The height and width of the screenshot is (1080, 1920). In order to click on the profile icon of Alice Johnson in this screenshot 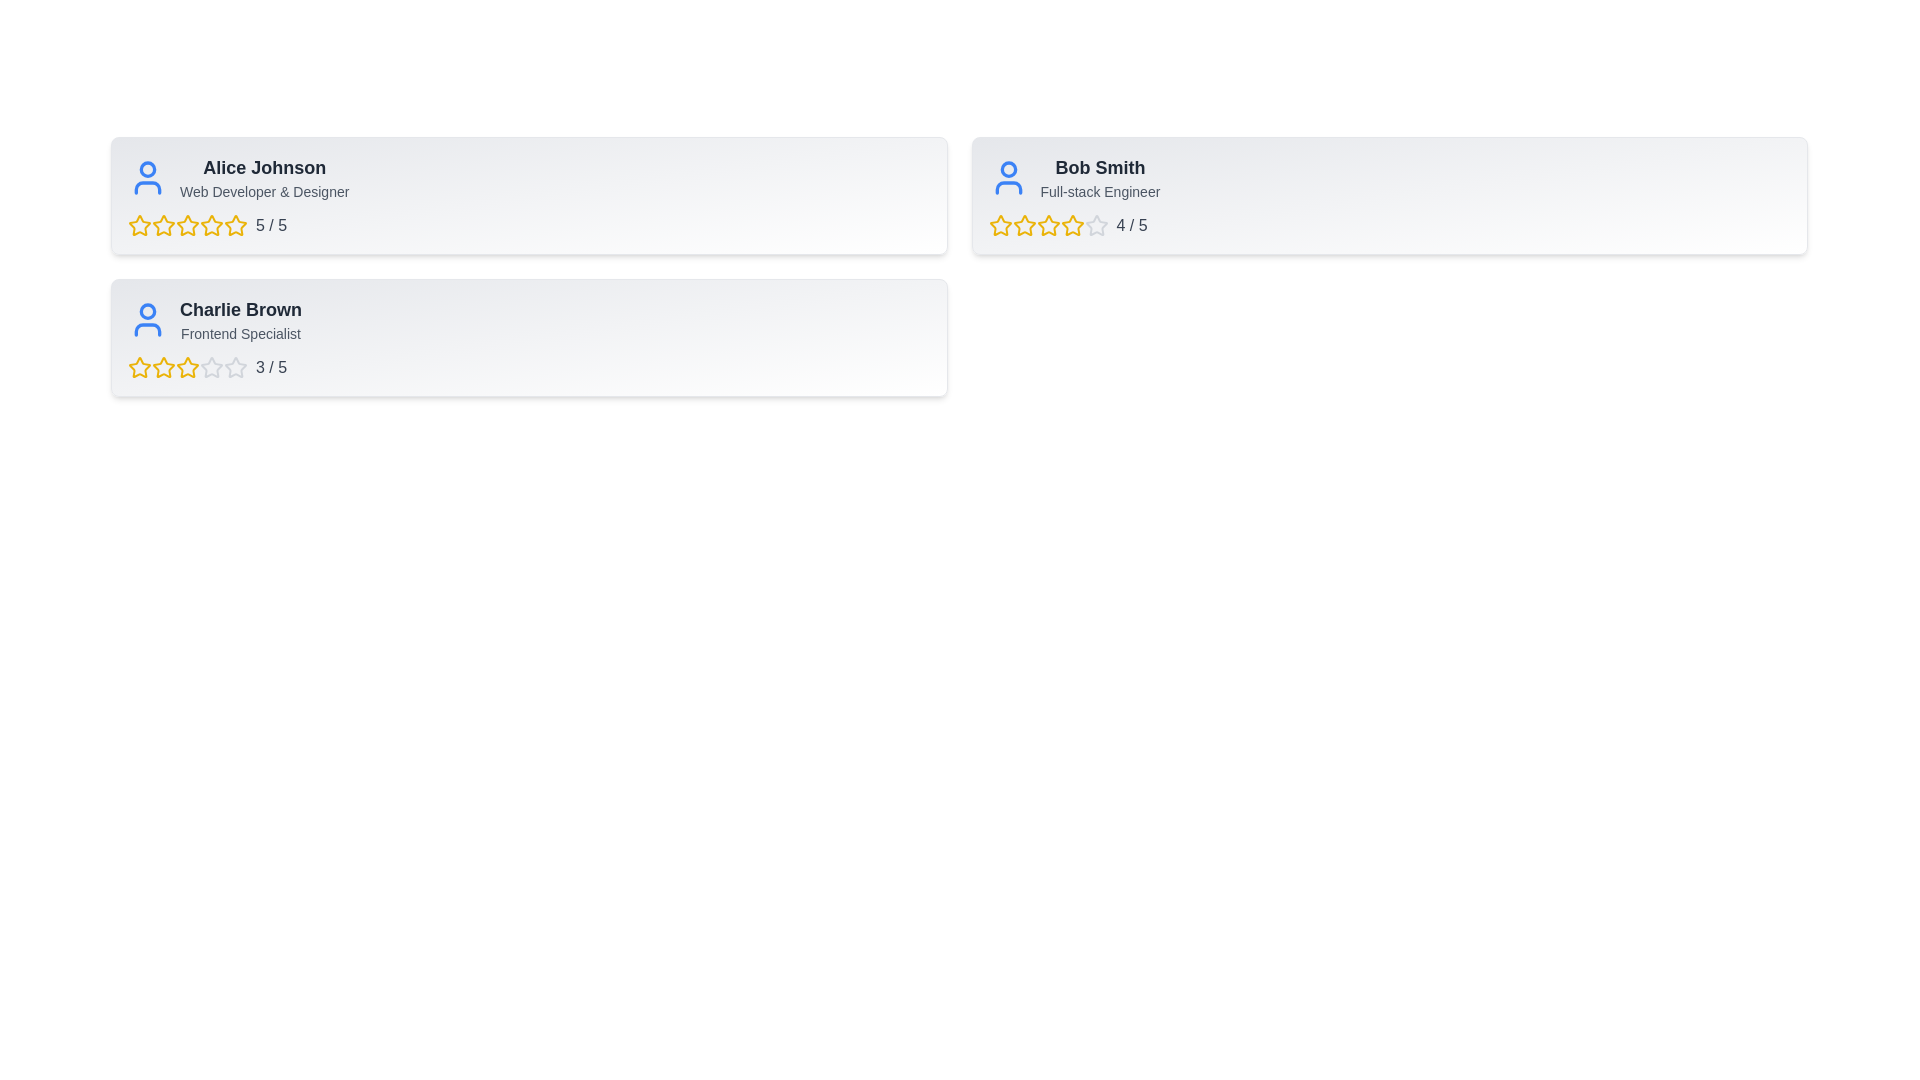, I will do `click(147, 176)`.